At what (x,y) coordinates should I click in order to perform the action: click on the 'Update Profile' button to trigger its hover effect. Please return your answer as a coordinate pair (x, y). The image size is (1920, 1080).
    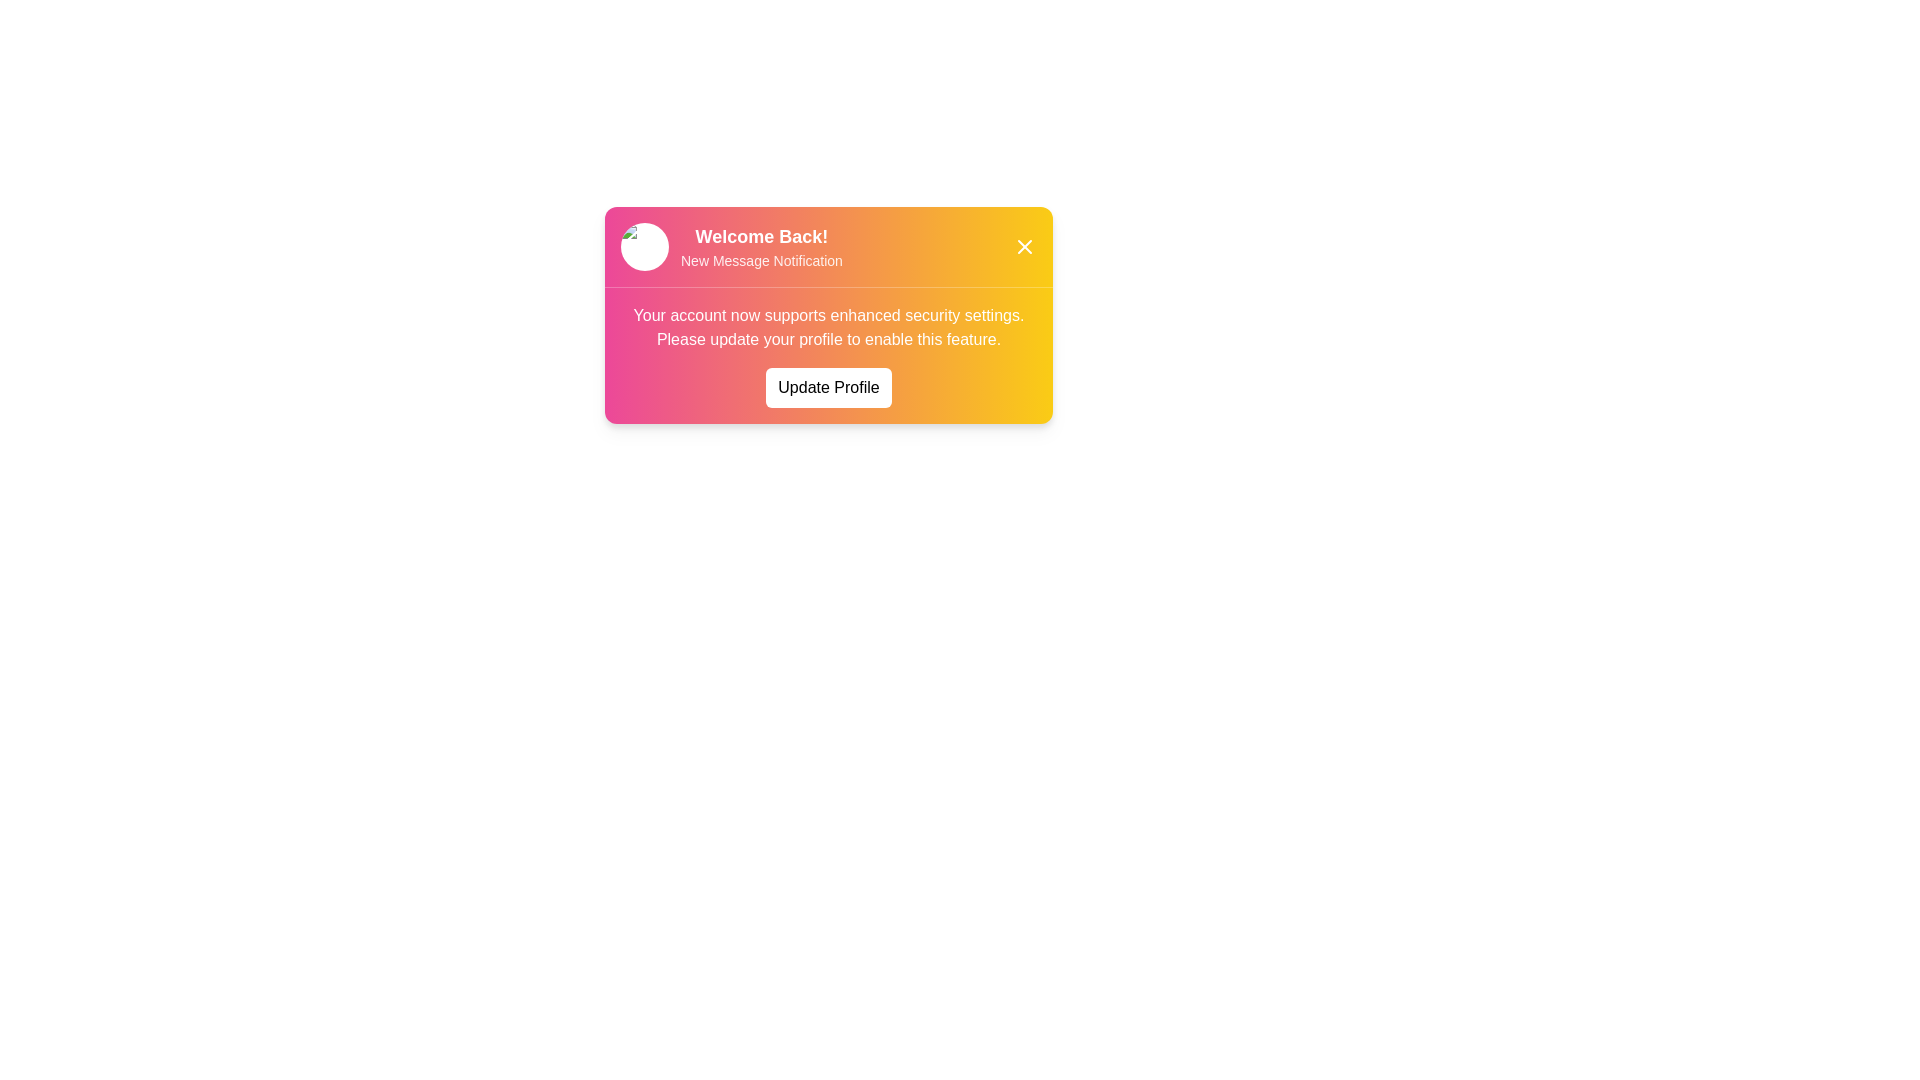
    Looking at the image, I should click on (829, 388).